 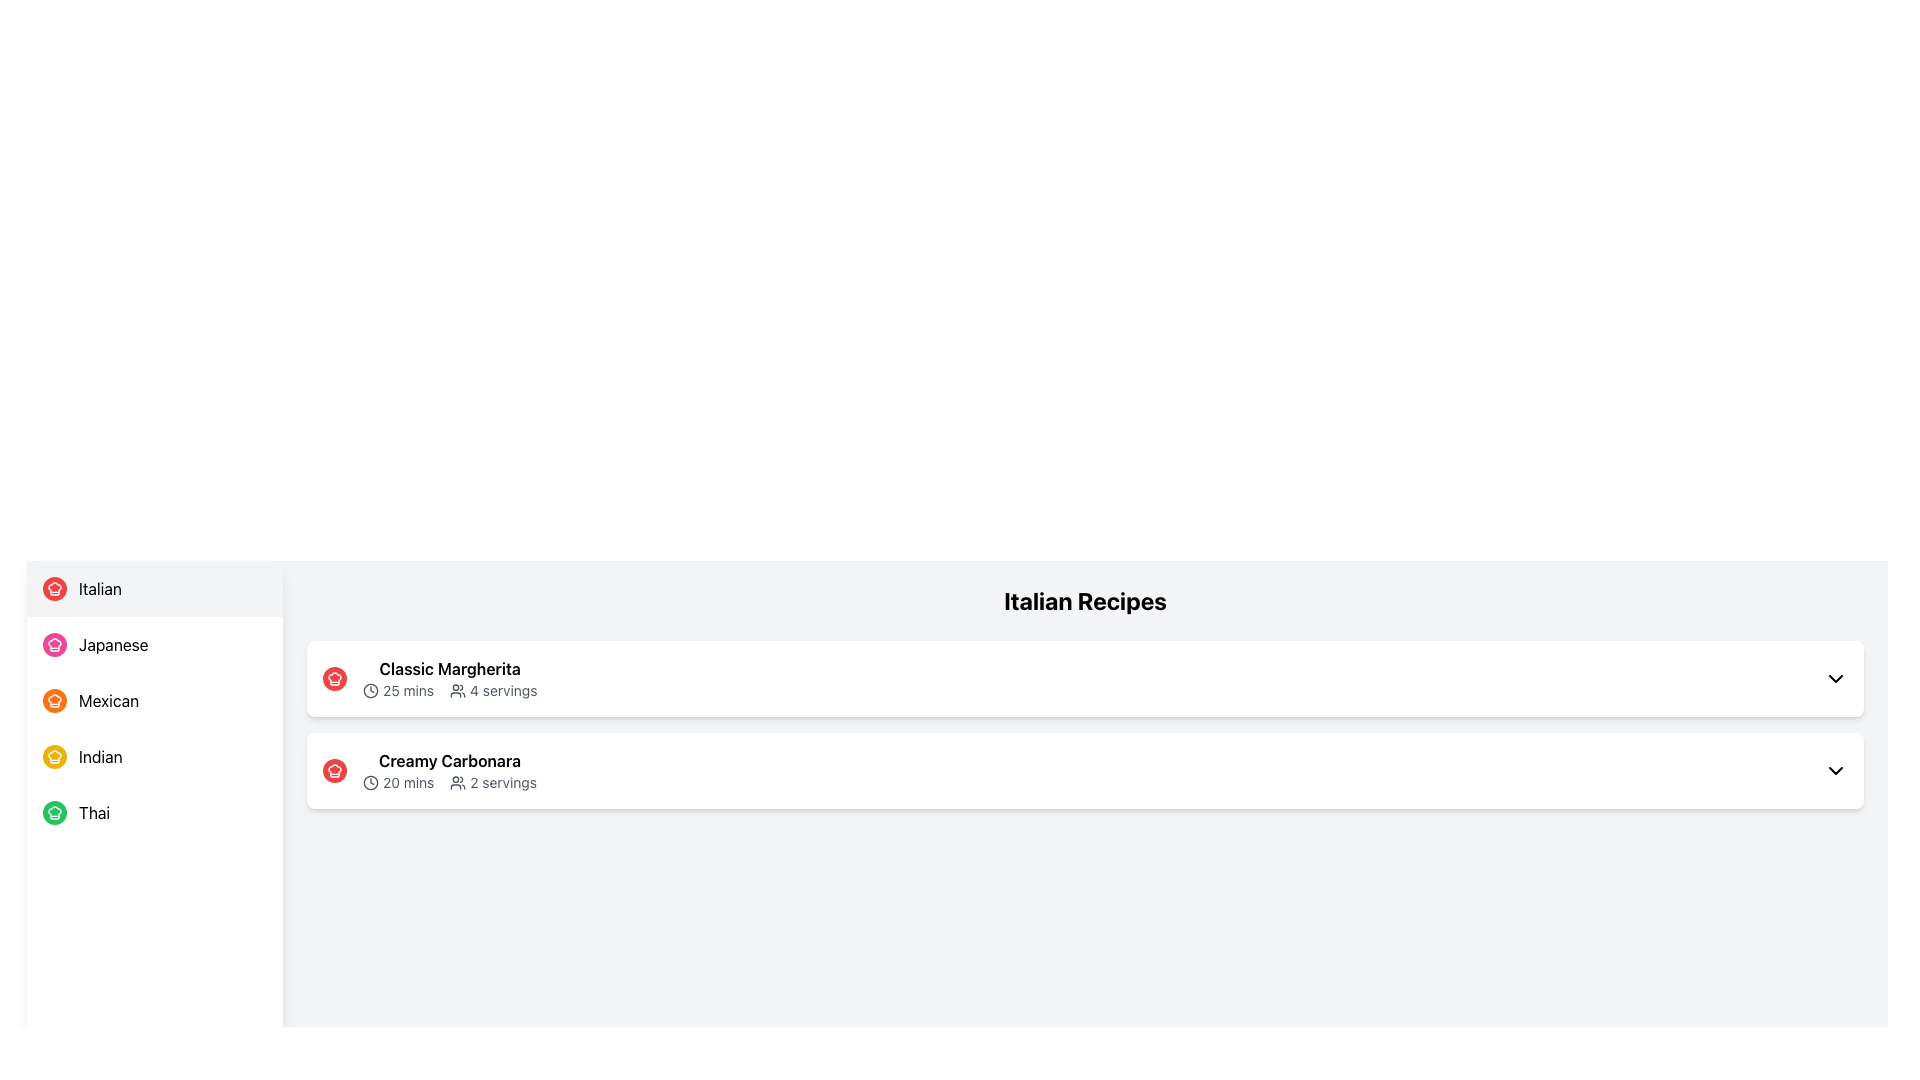 I want to click on the decorative icon representing the recipe titled 'Classic Margherita', located on the left side of the item's description, so click(x=335, y=770).